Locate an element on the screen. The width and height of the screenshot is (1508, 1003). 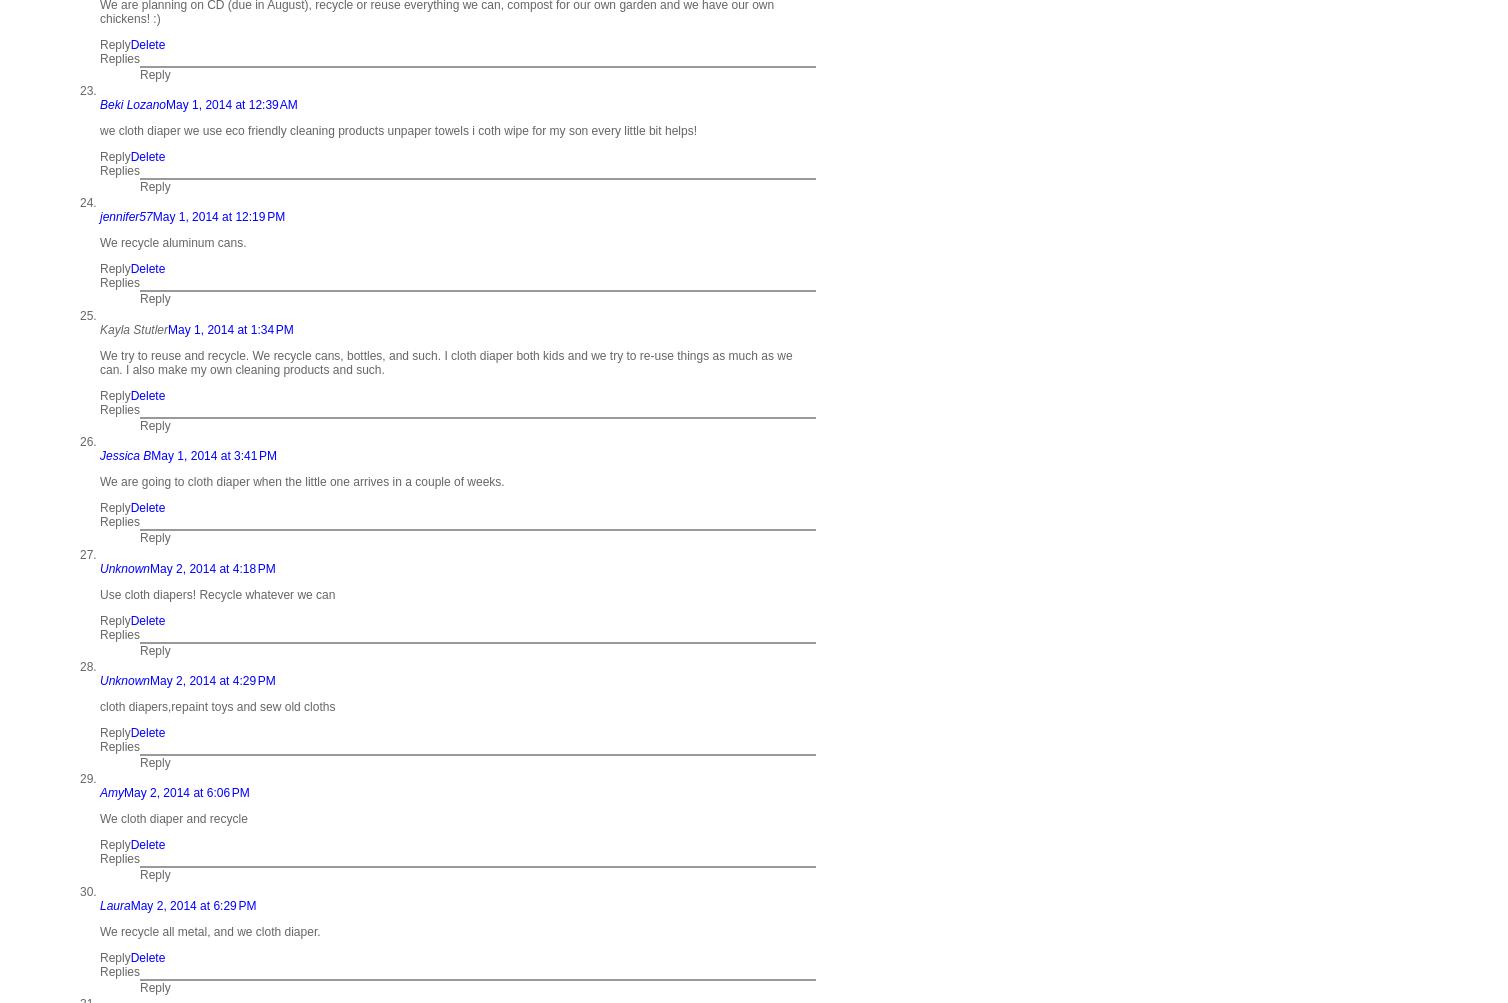
'May 1, 2014 at 3:41 PM' is located at coordinates (212, 455).